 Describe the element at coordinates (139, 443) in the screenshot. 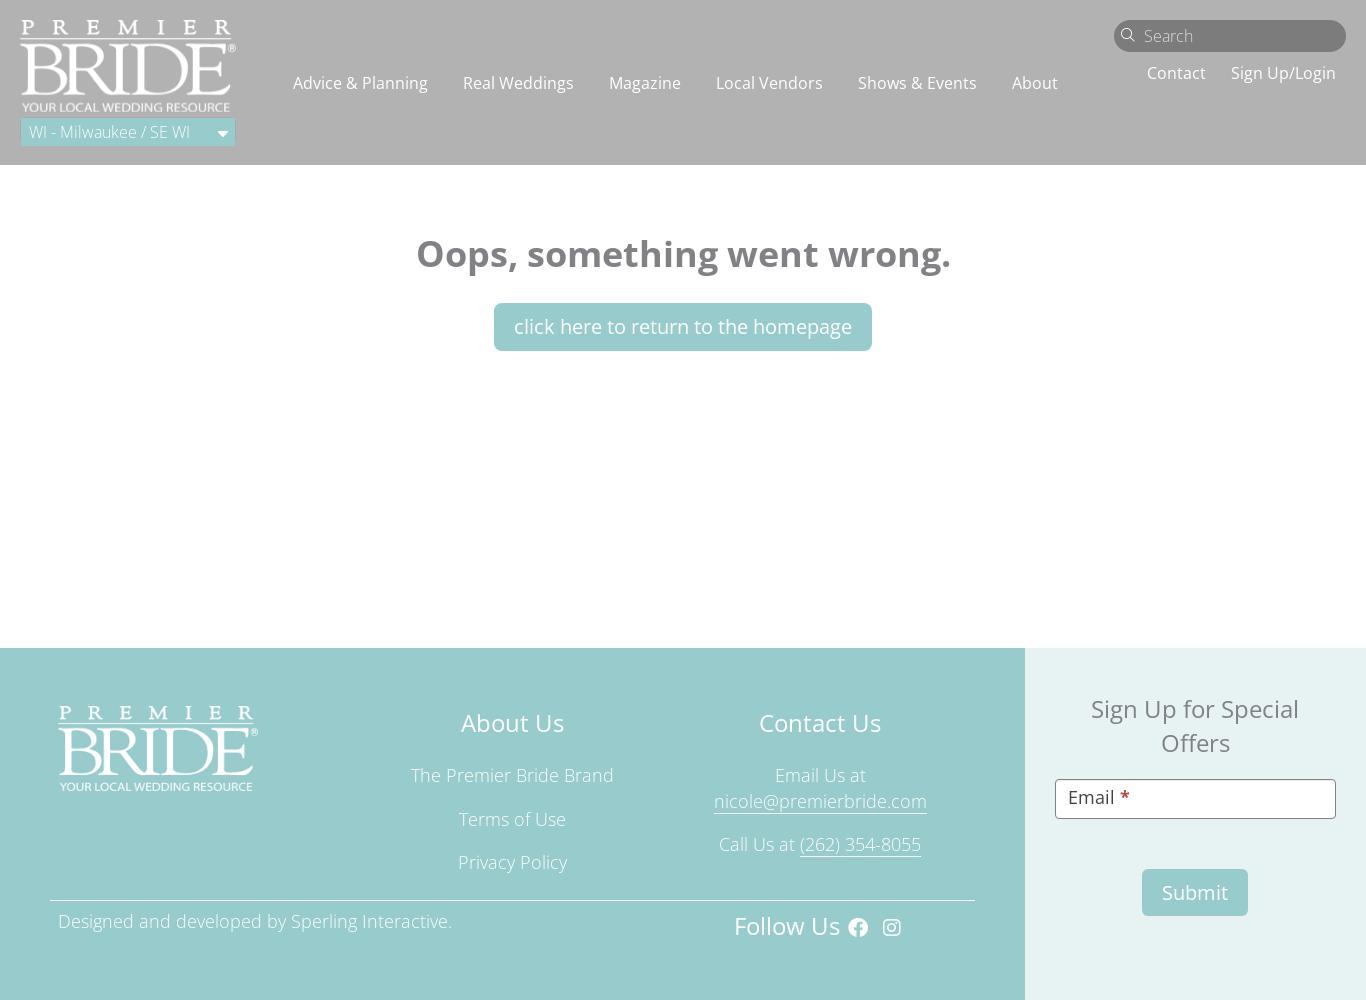

I see `'Bridal Shops'` at that location.